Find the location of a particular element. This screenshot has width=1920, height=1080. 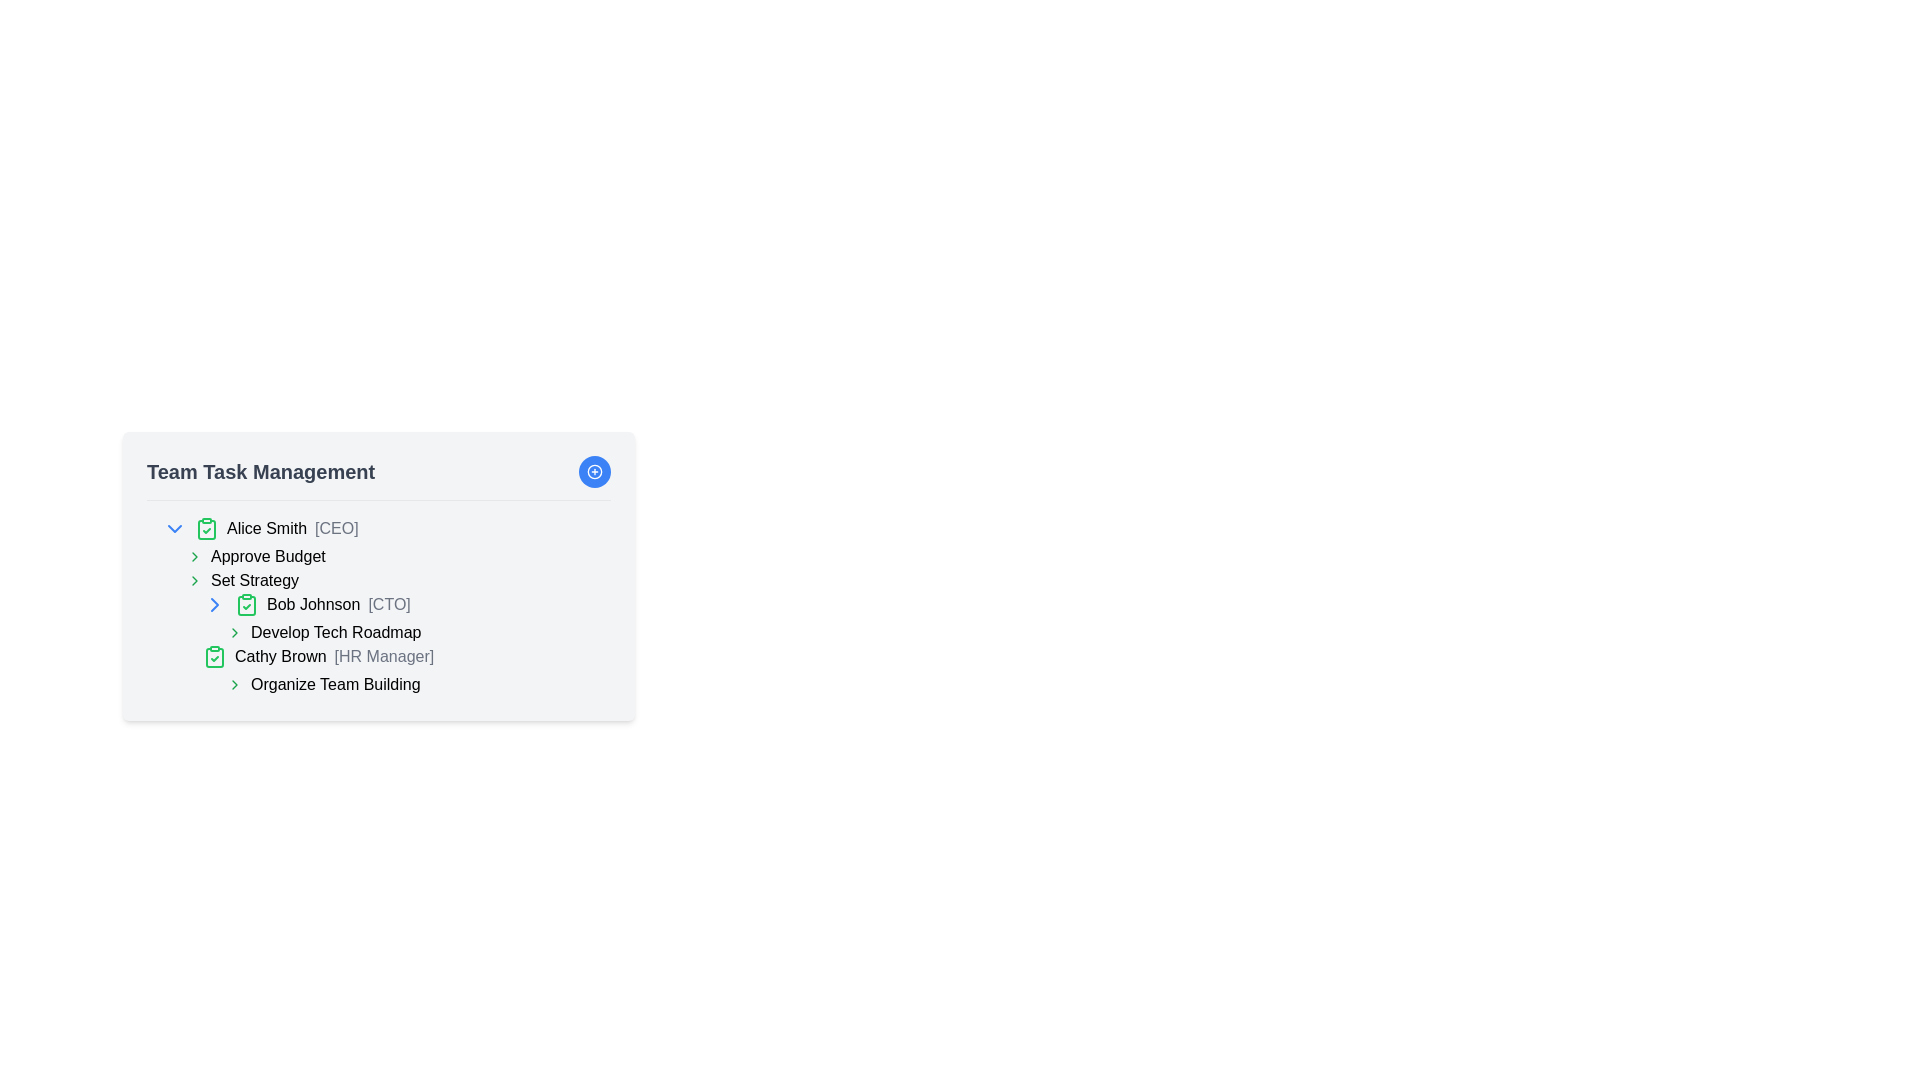

the 'Set Strategy' label is located at coordinates (253, 581).